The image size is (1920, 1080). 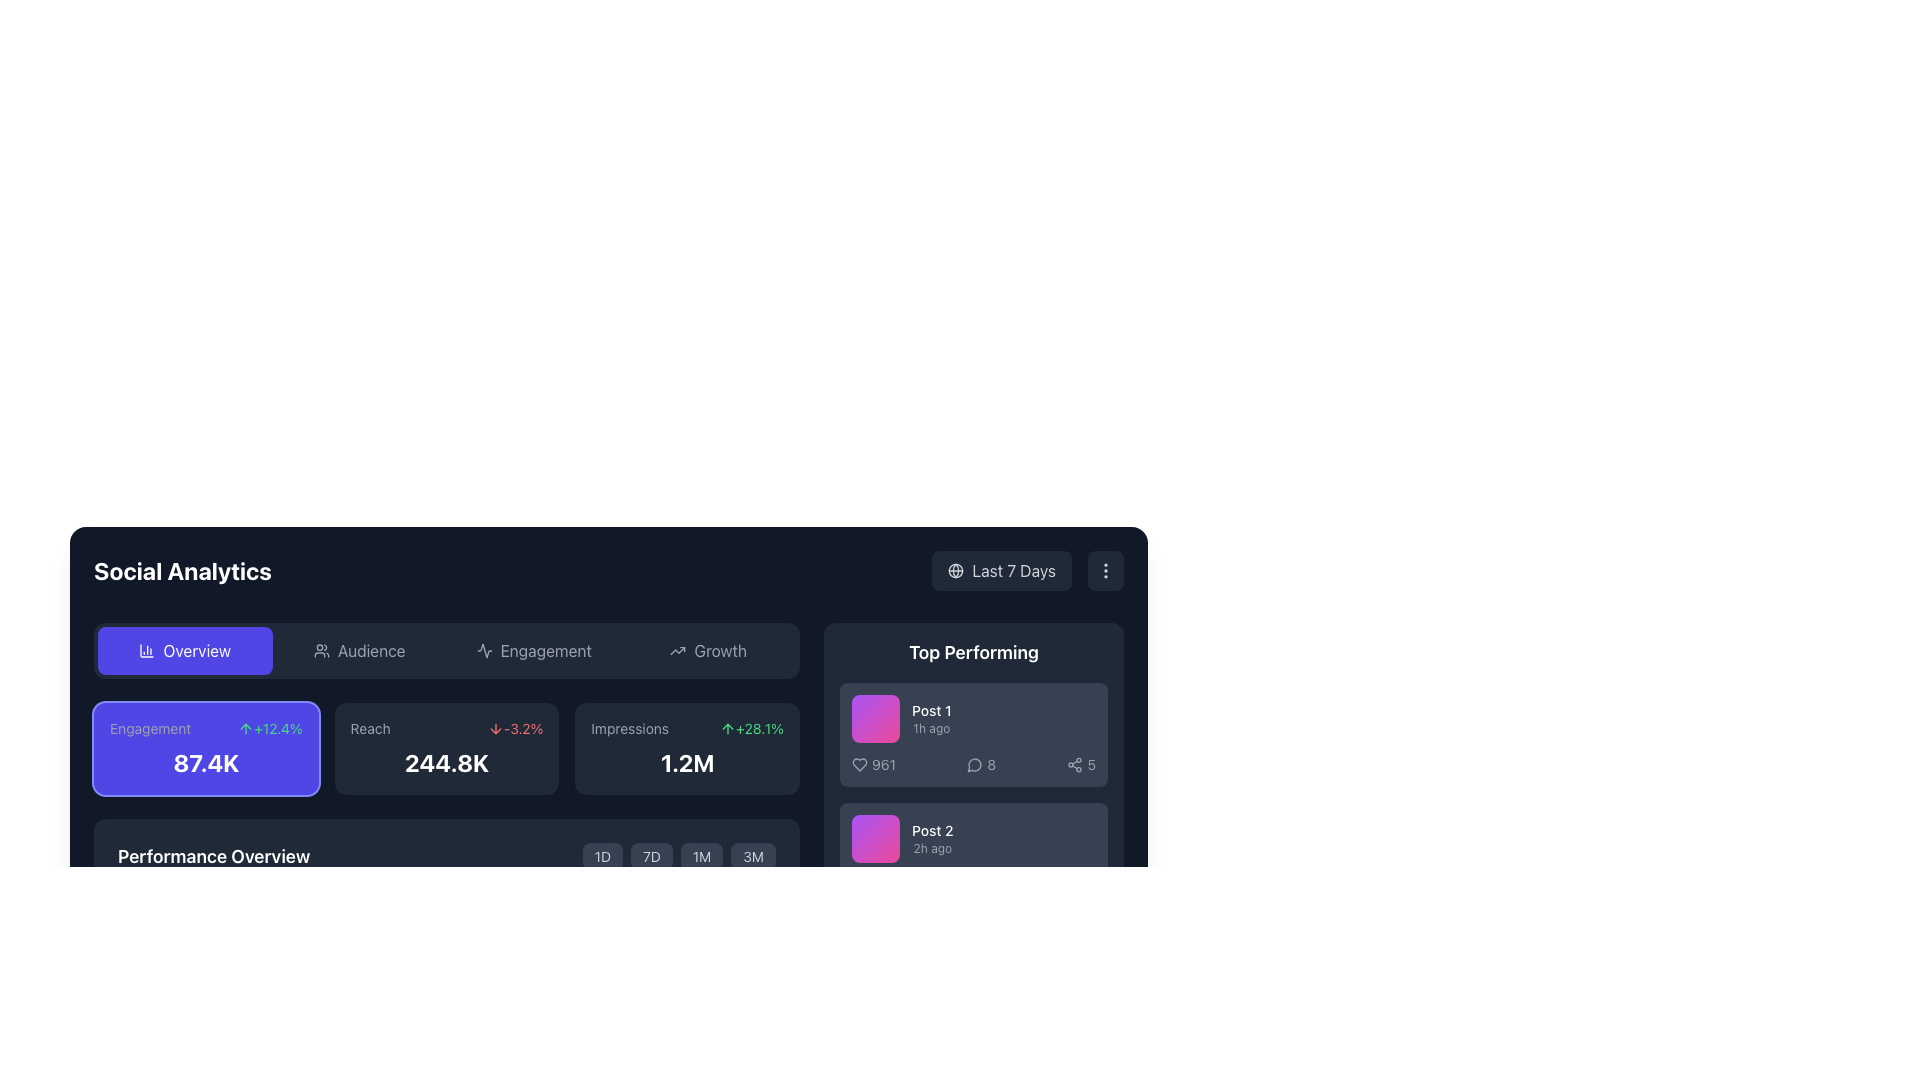 I want to click on the '7D' button in the Performance Overview section, which is part of a horizontally arranged composite UI component with a dark navy blue background and white text, so click(x=445, y=855).